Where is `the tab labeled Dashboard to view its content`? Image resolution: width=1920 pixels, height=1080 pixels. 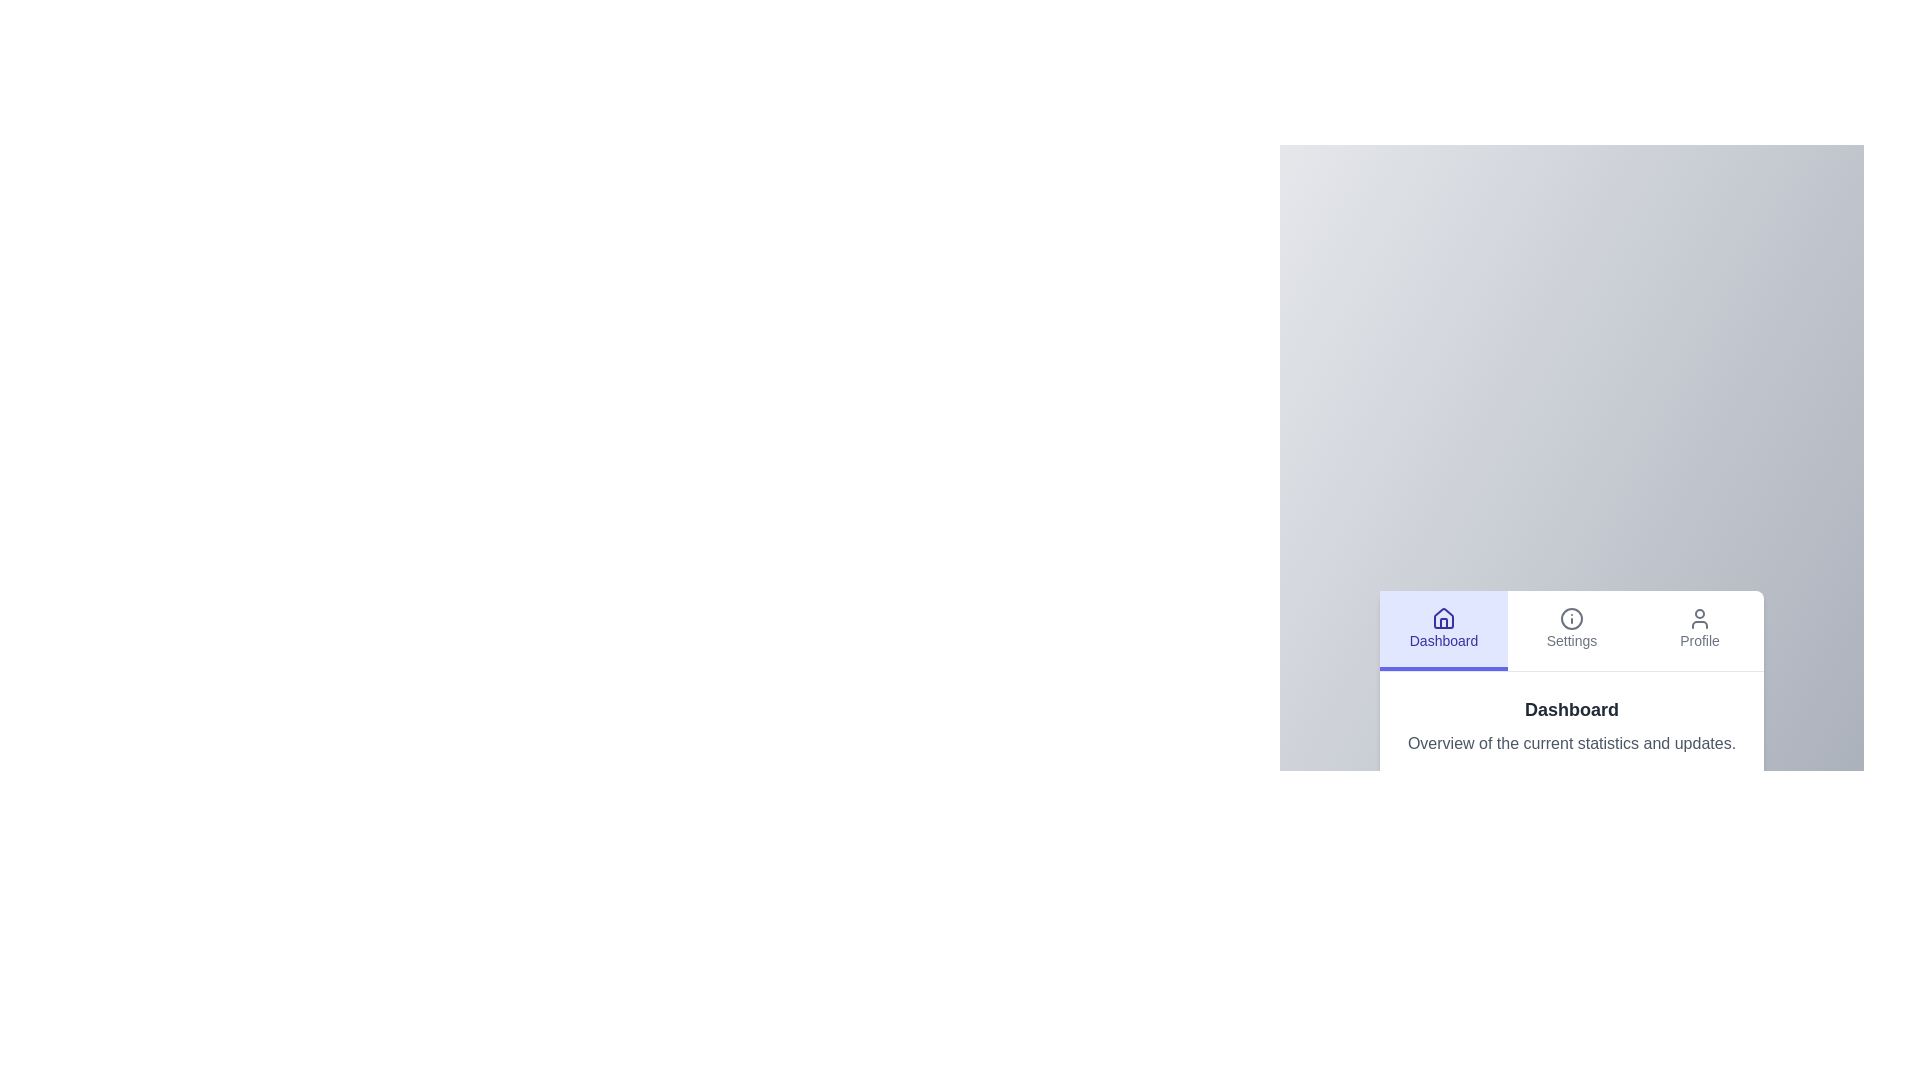
the tab labeled Dashboard to view its content is located at coordinates (1444, 630).